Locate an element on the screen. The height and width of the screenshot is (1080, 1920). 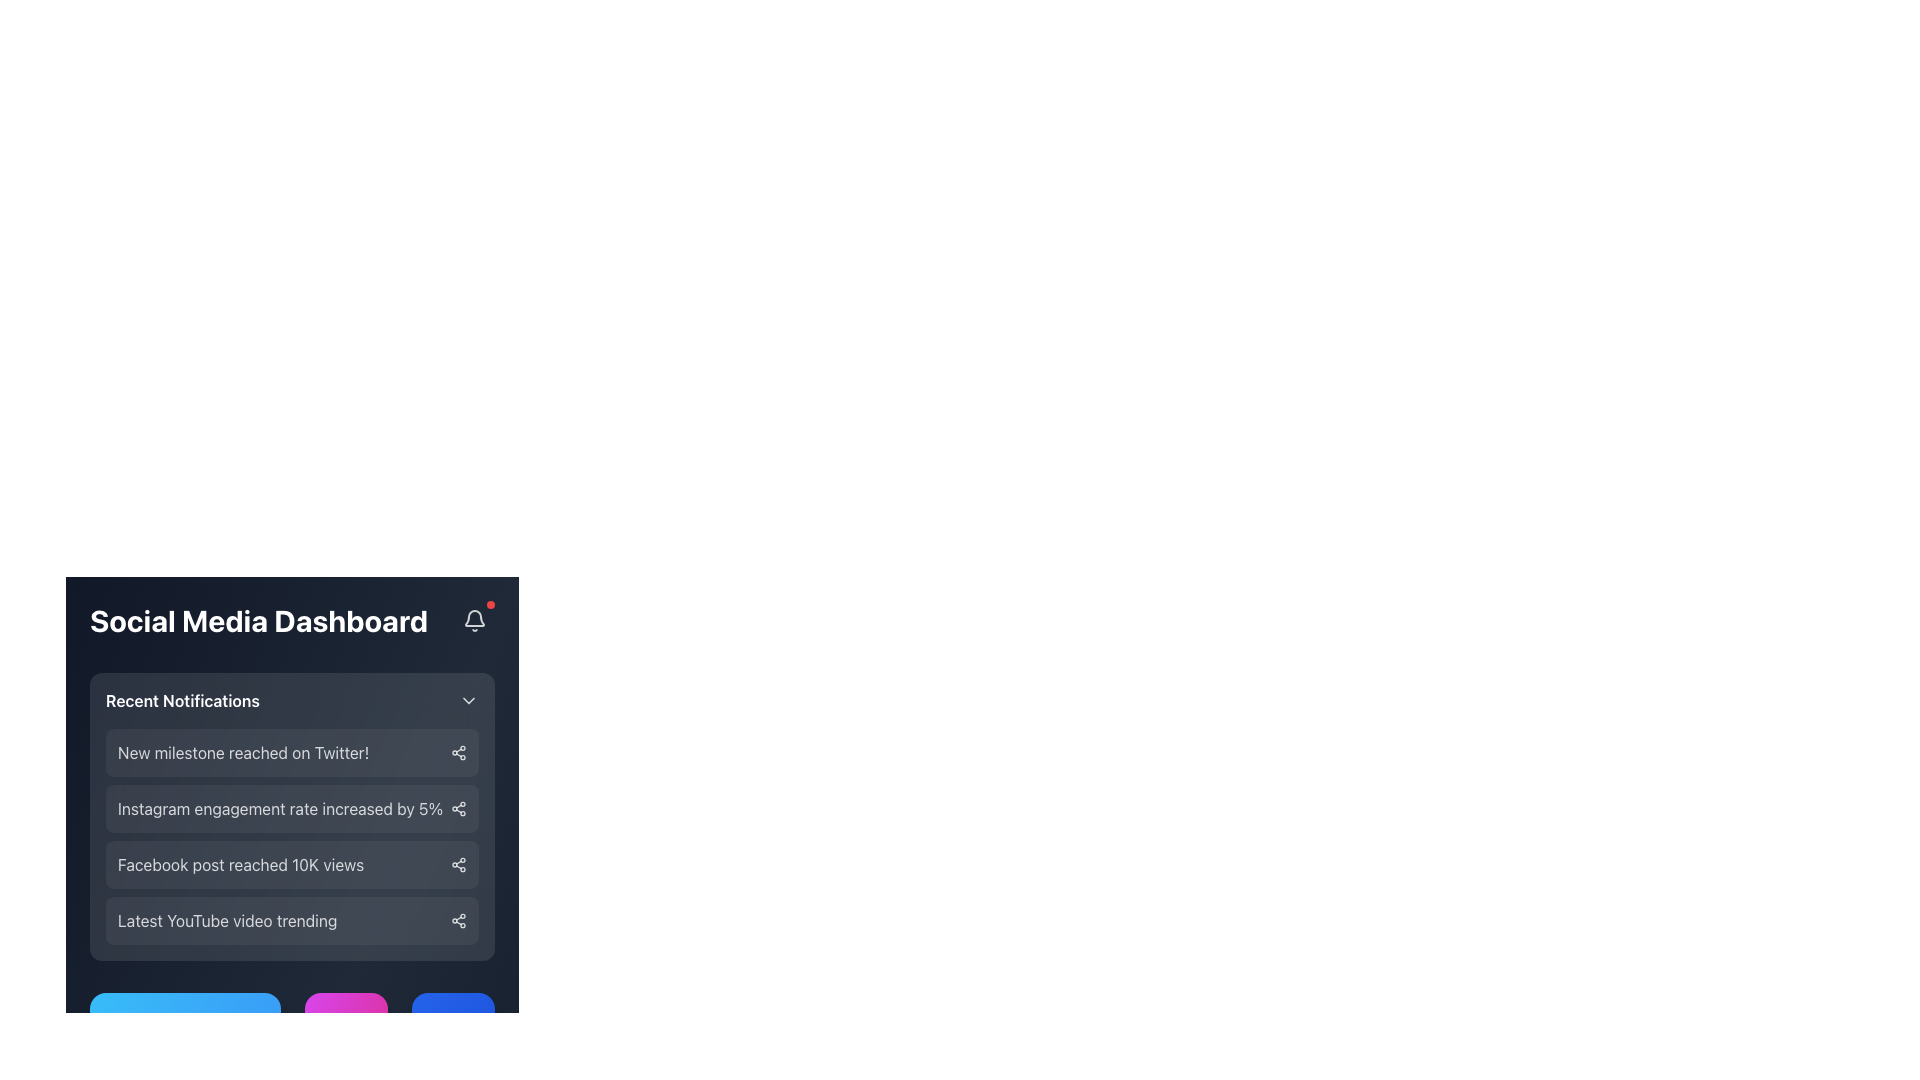
the second notification item in the 'Recent Notifications' section that displays a social media notification update is located at coordinates (291, 782).